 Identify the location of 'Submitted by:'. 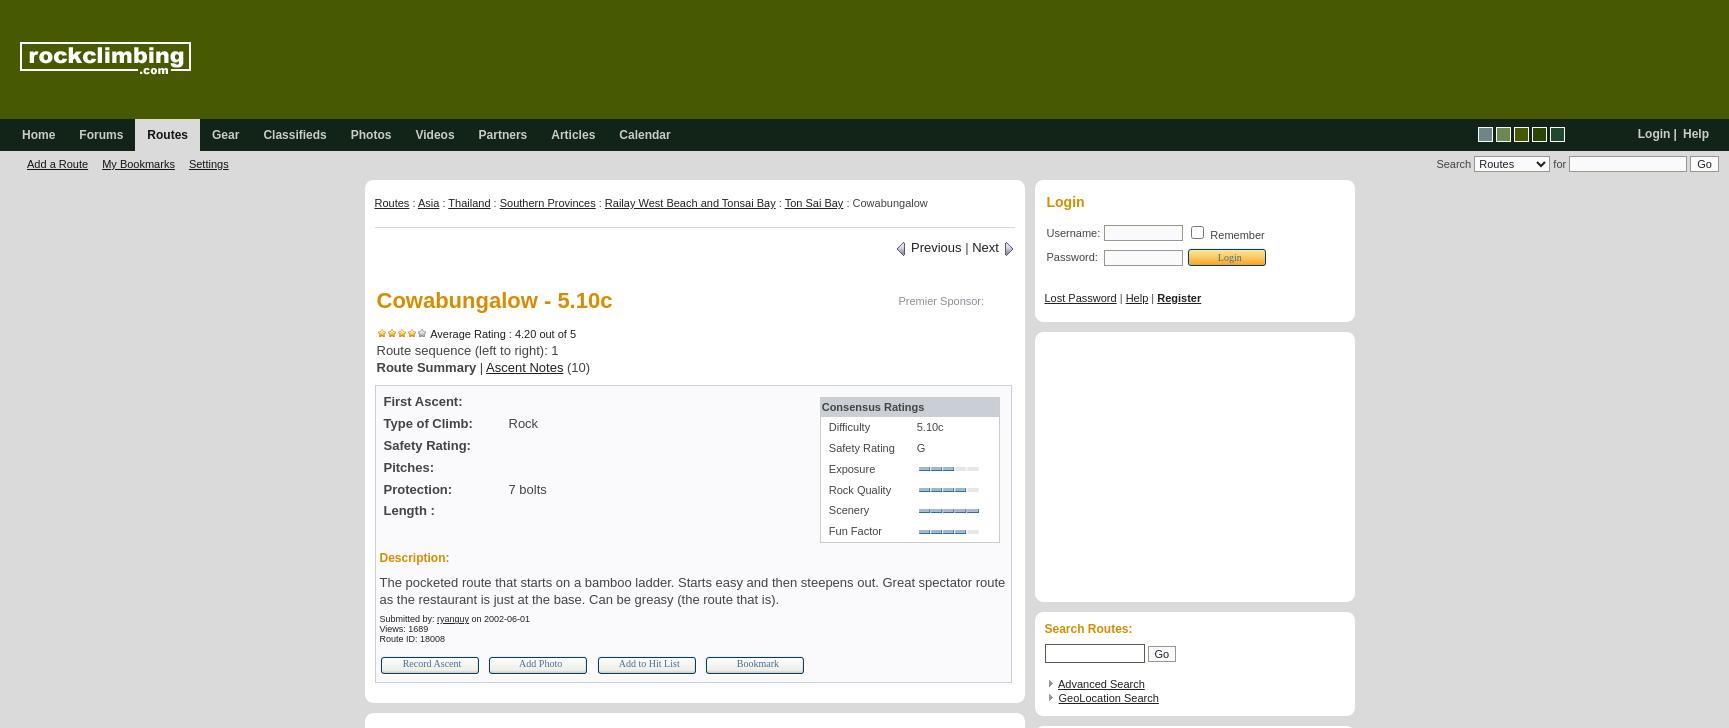
(407, 617).